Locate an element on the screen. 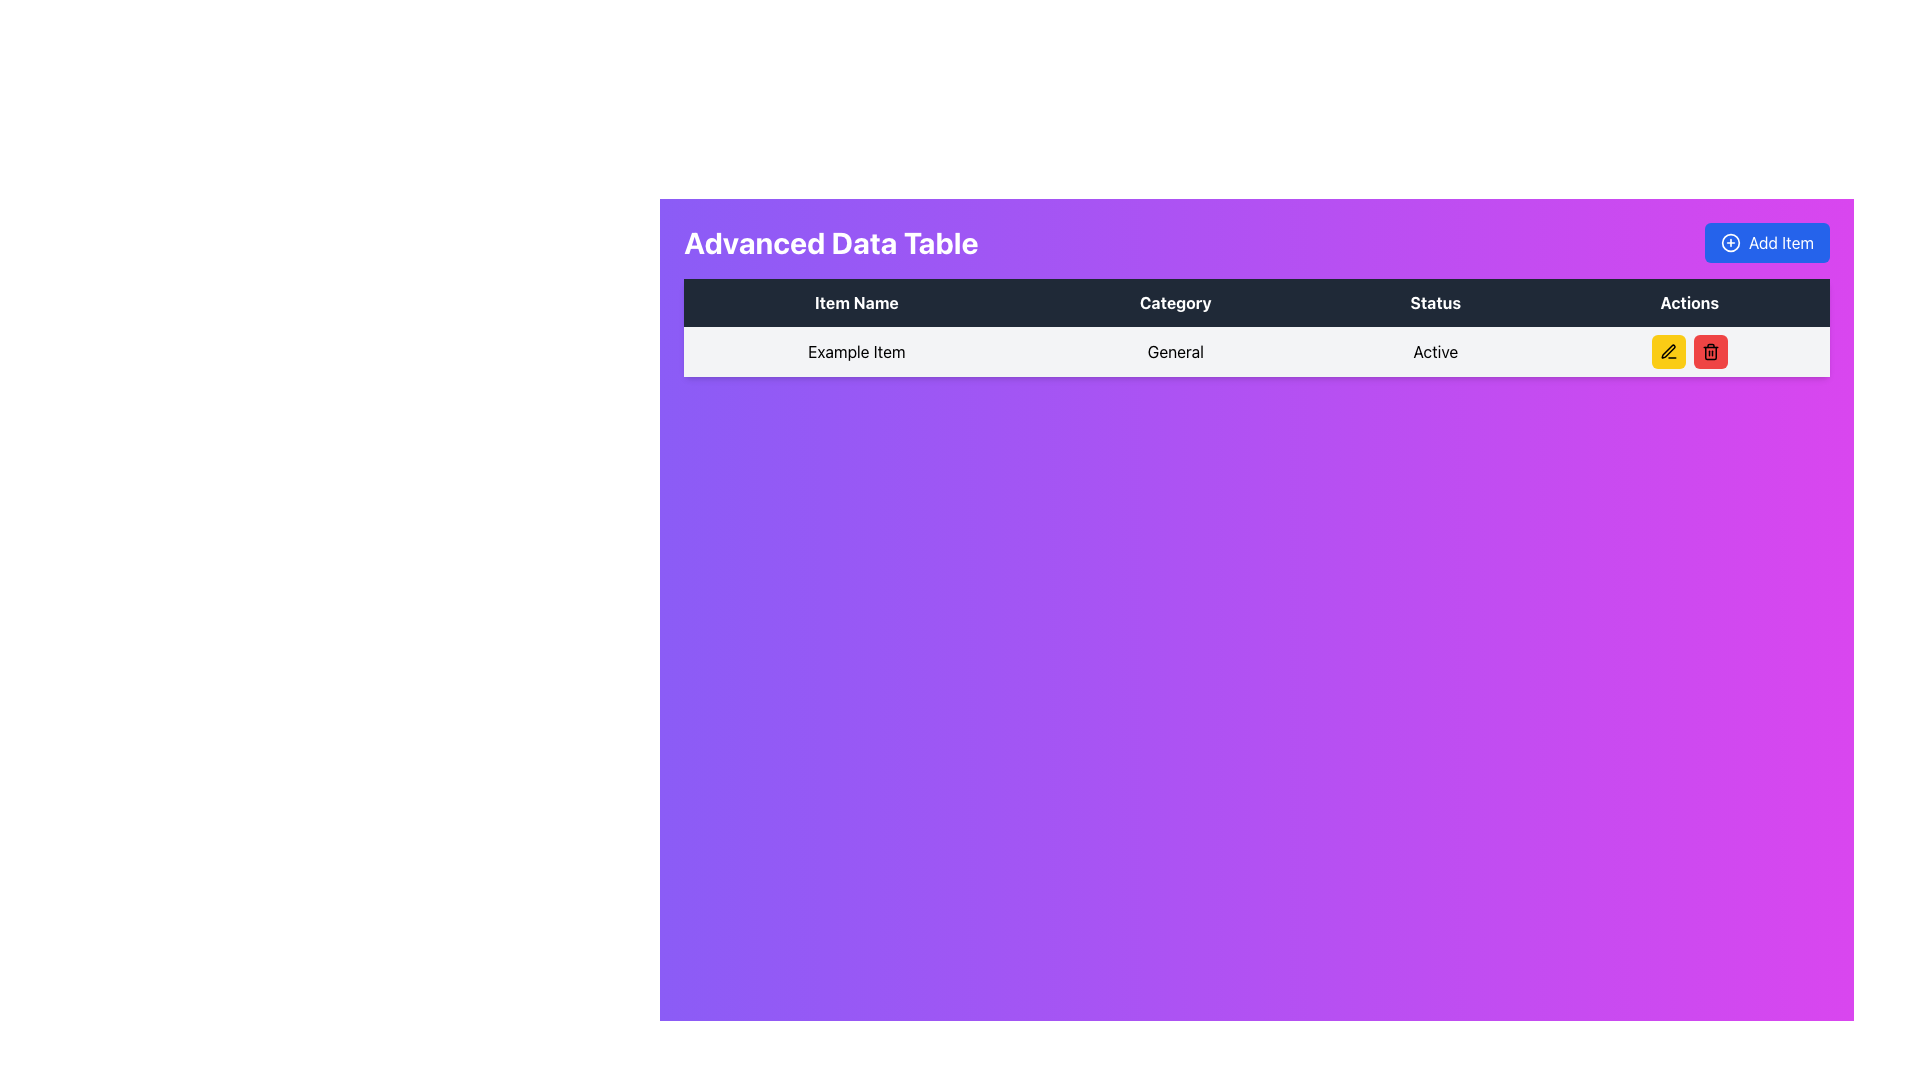  the Text label in the first column of the data row that displays the 'Item Name' for an item in the table is located at coordinates (856, 350).